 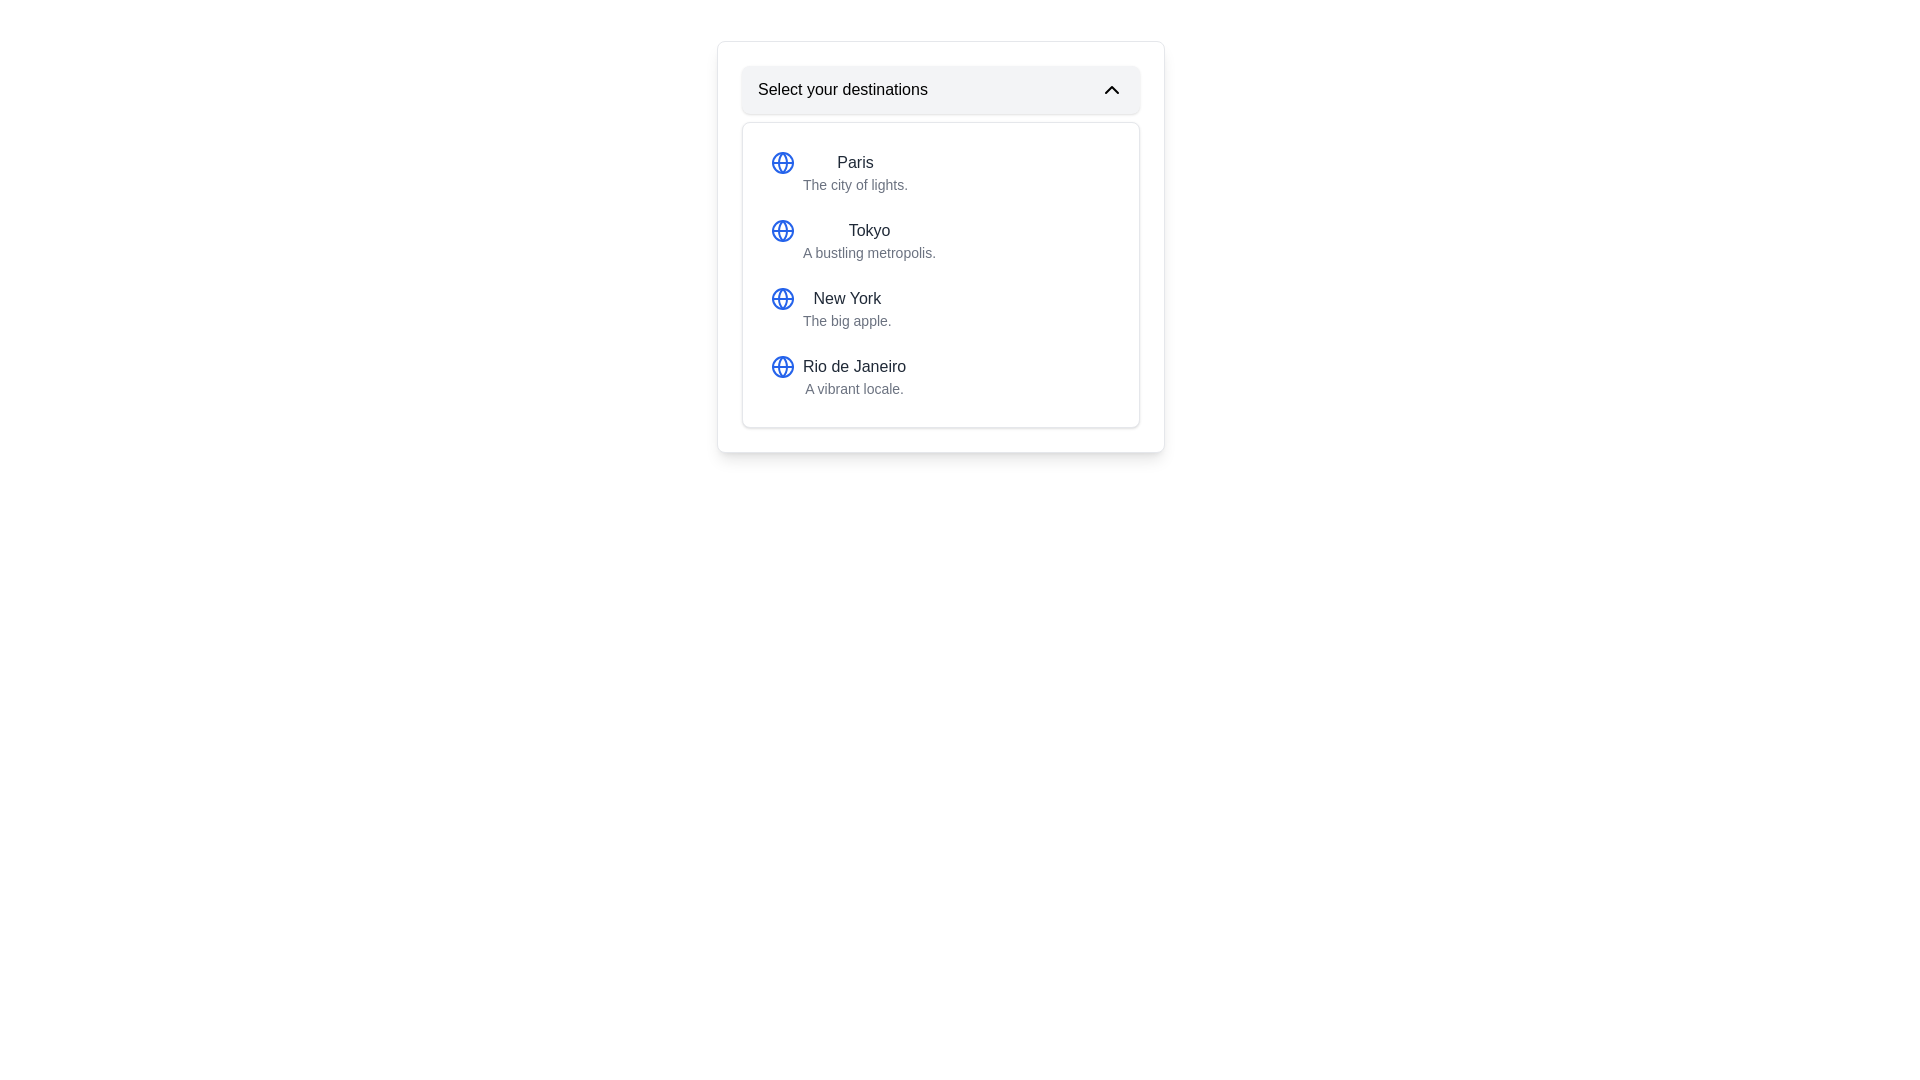 What do you see at coordinates (854, 377) in the screenshot?
I see `the list item displaying the text 'Rio de Janeiro' with the phrase 'A vibrant locale.' in a dropdown panel of destinations` at bounding box center [854, 377].